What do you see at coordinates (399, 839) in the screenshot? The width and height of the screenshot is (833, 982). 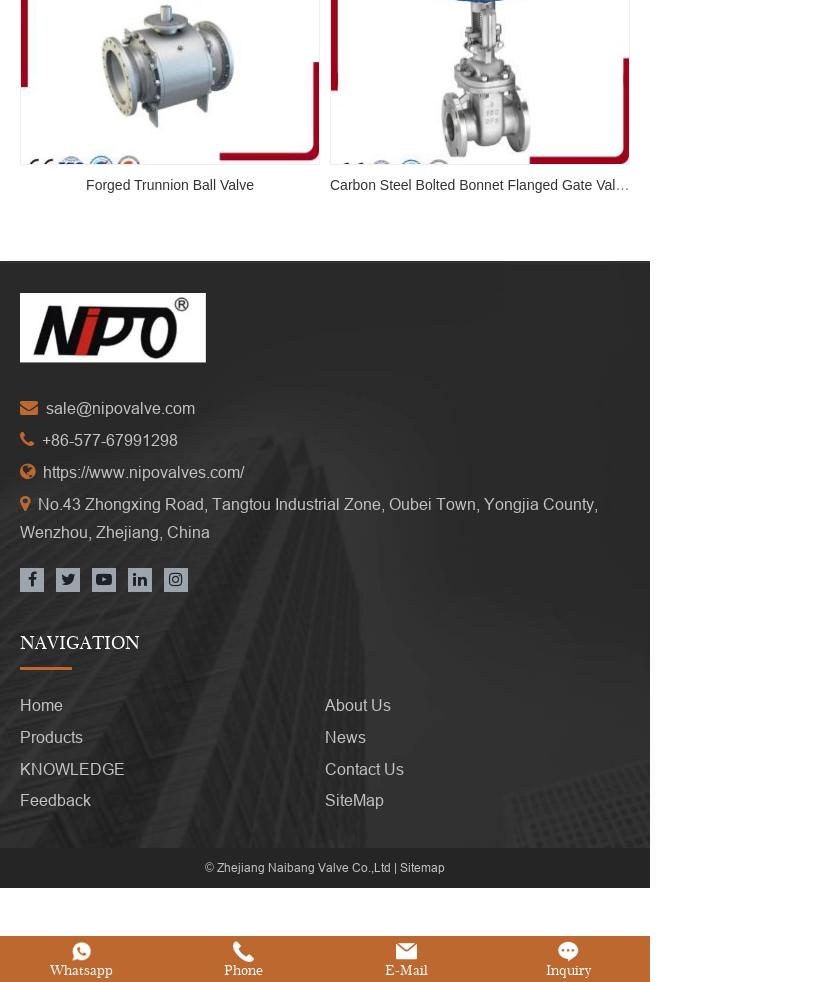 I see `'Sitemap'` at bounding box center [399, 839].